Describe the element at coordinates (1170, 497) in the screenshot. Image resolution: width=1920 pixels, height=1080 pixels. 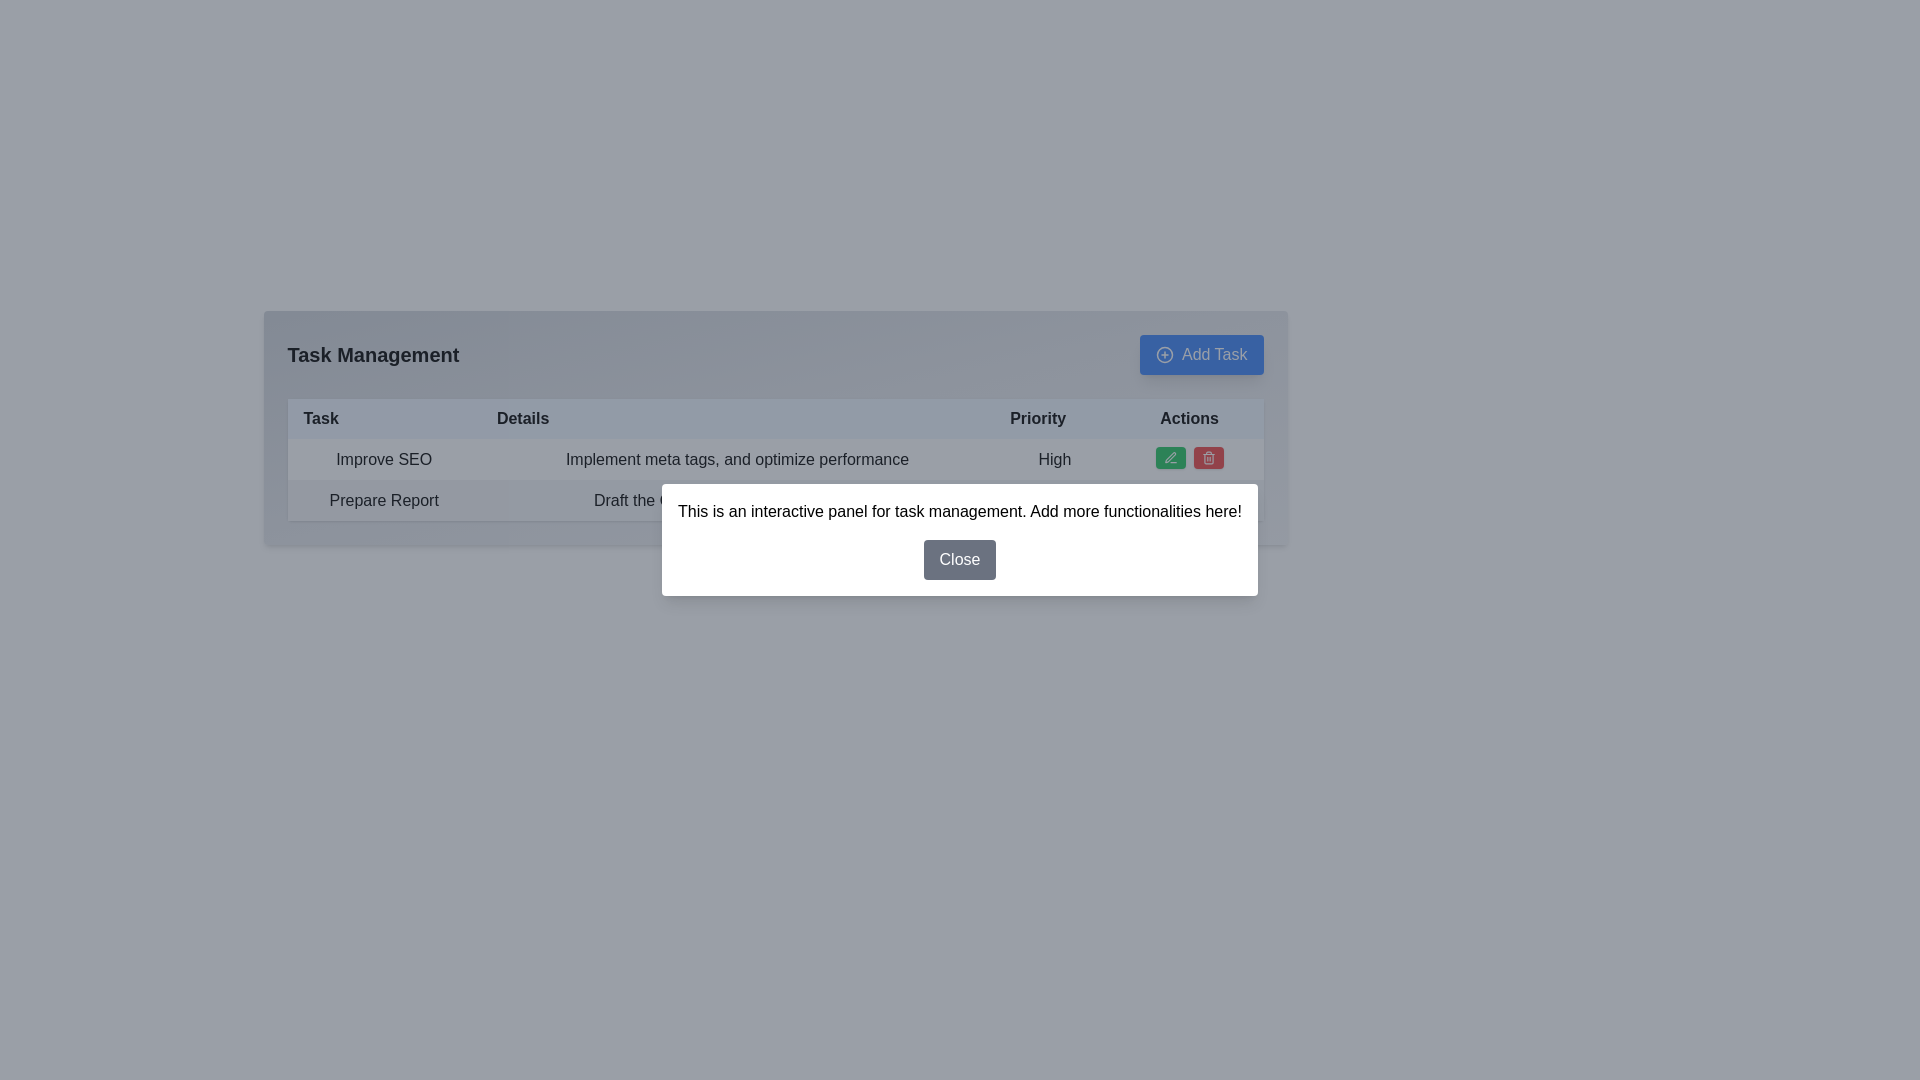
I see `the green button with a pen icon located in the 'Actions' column for the task 'Improve SEO' to trigger additional effects such as a tooltip or style change` at that location.